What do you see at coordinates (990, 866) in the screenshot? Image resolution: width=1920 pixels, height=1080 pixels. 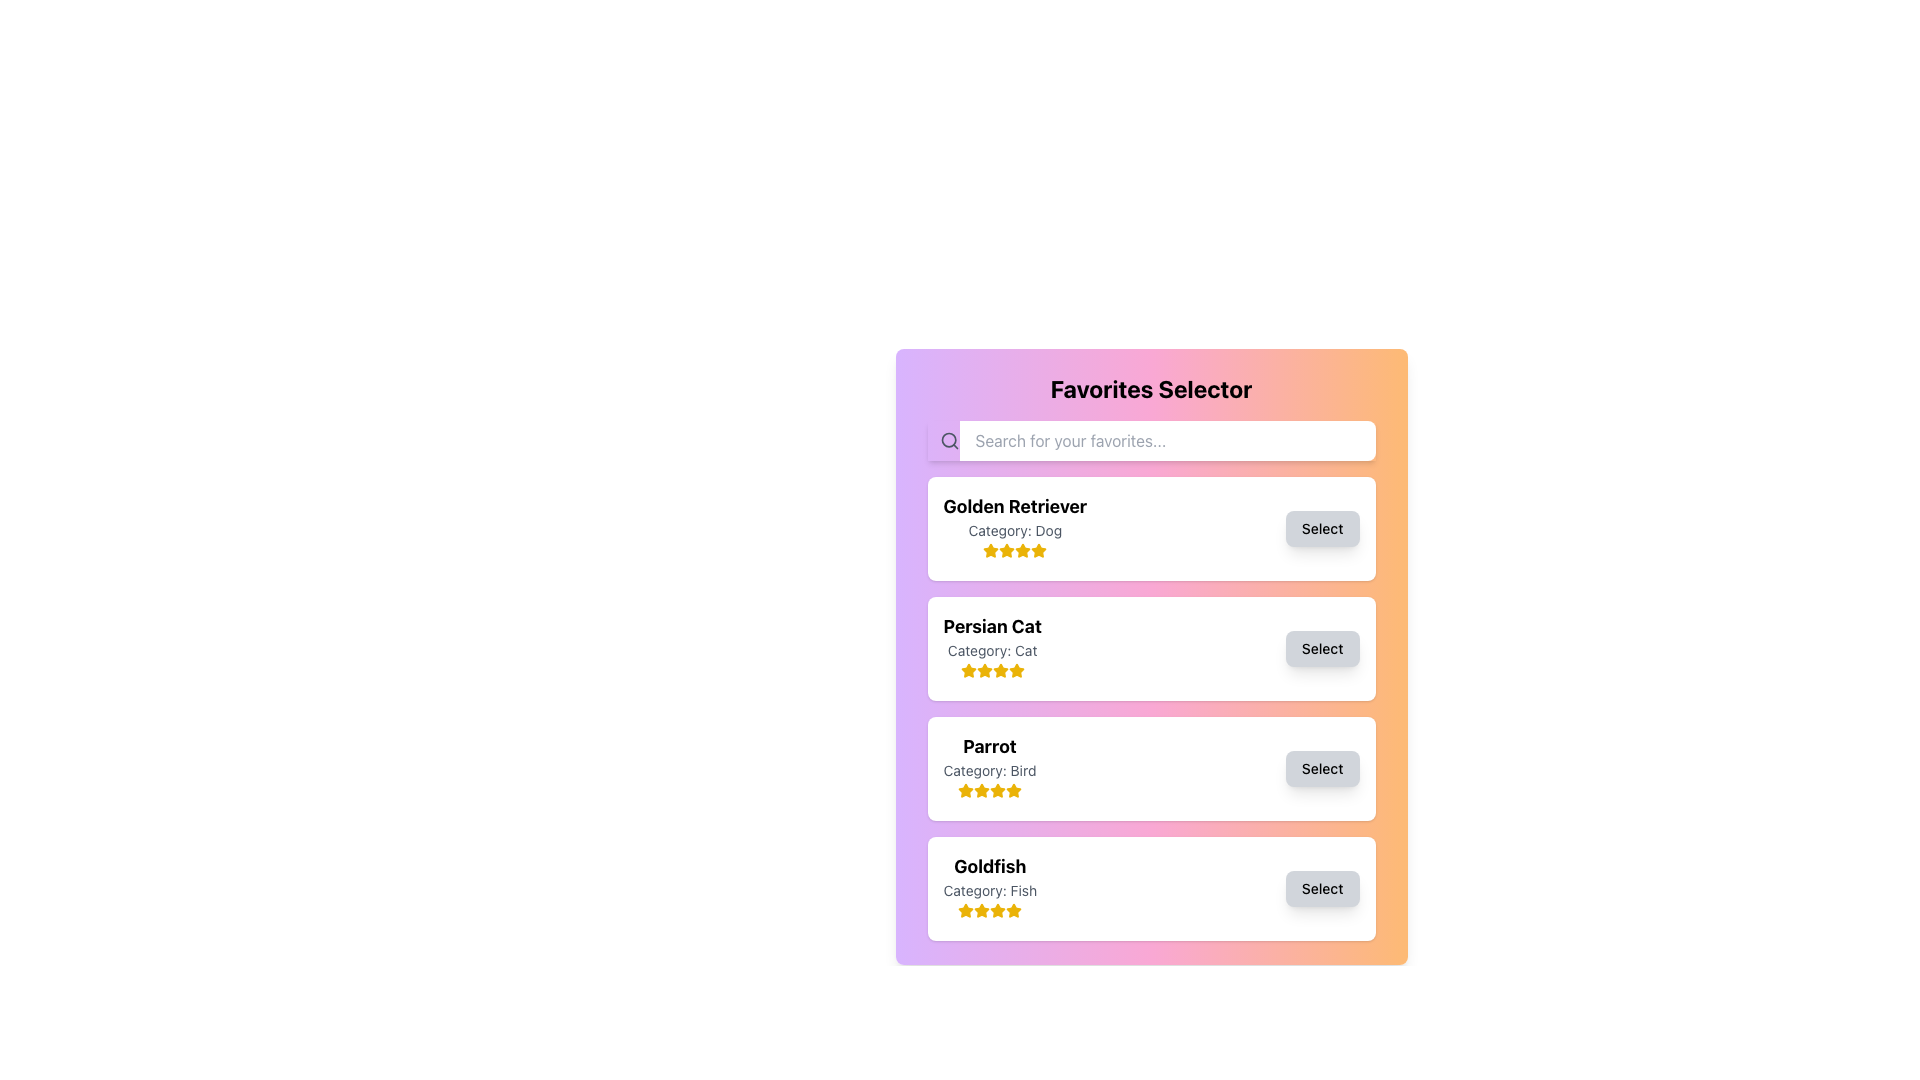 I see `the text label that serves as the title for the 'Goldfish' entry in the favorites selector interface, located at the bottom of the favorites list` at bounding box center [990, 866].